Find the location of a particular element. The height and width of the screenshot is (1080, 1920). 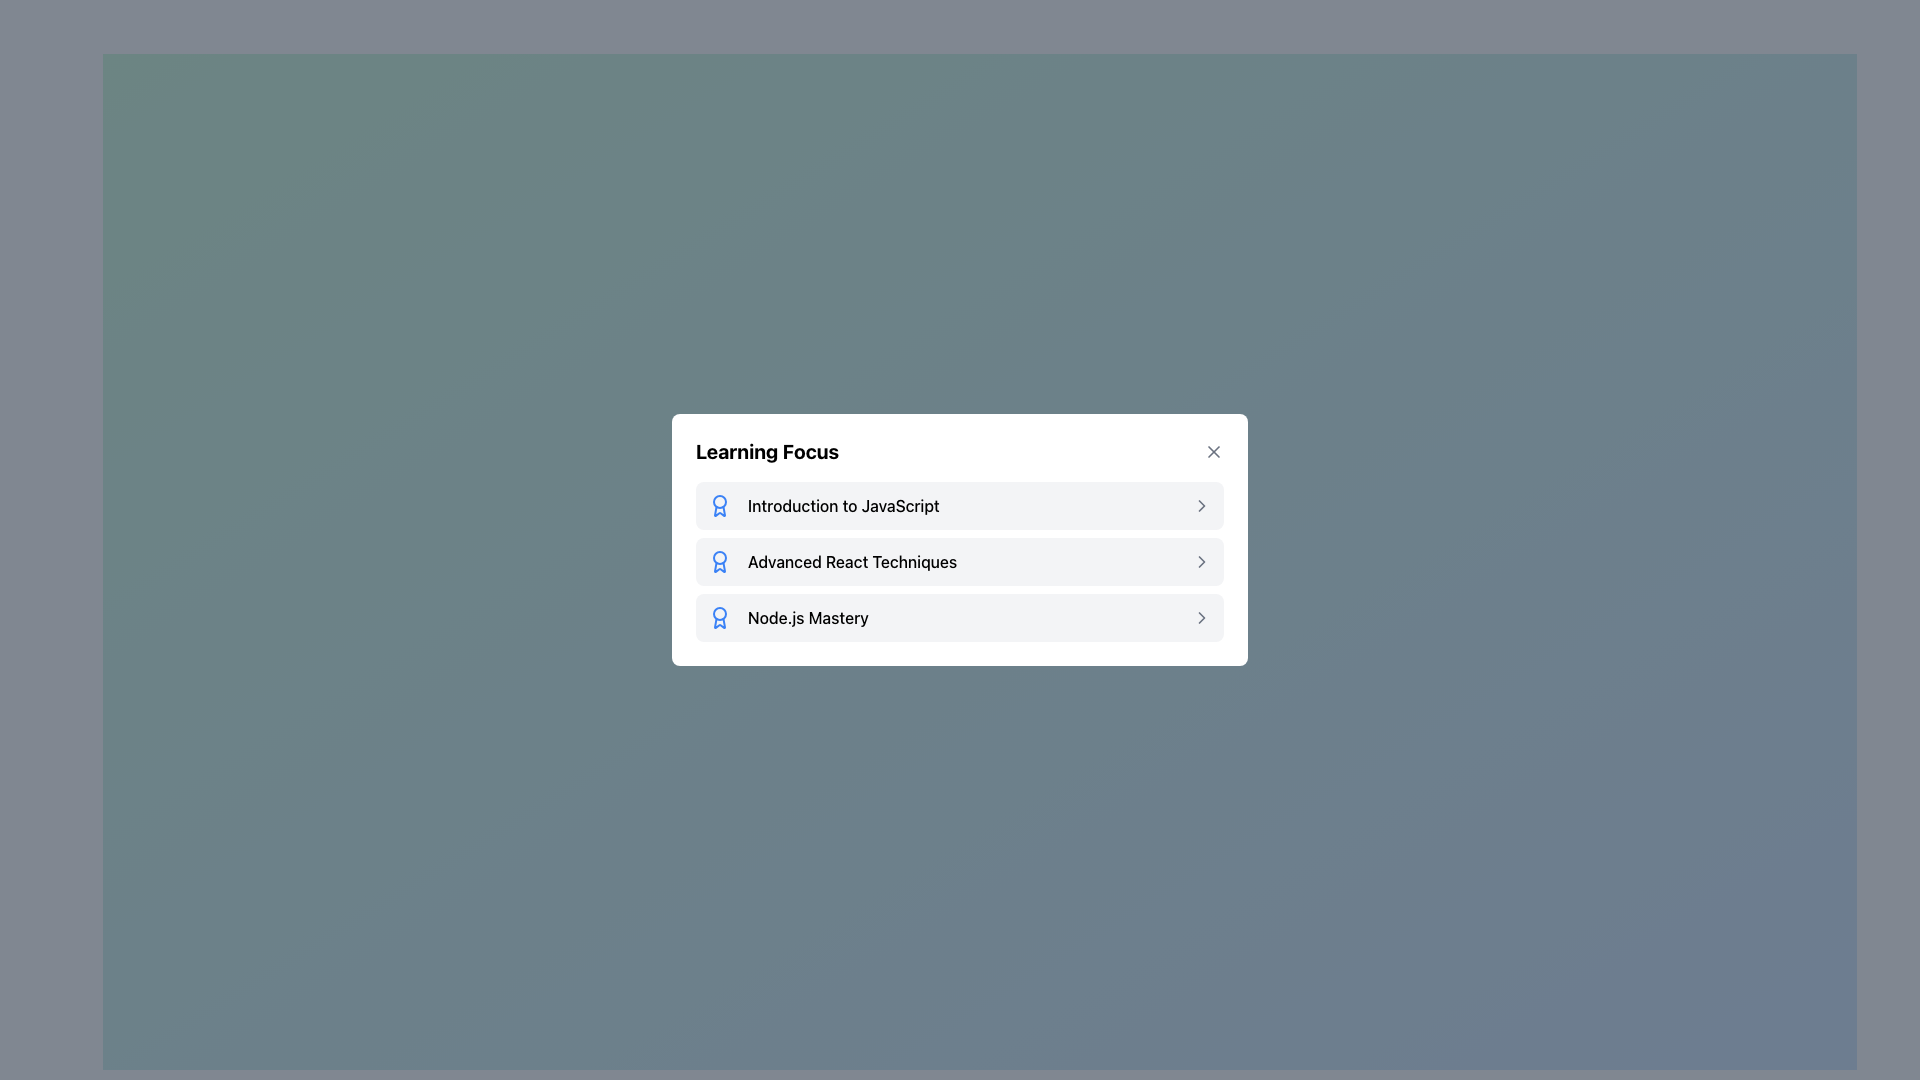

the chevron icon located at the rightmost end of the 'Advanced React Techniques' row in the 'Learning Focus' list is located at coordinates (1200, 562).